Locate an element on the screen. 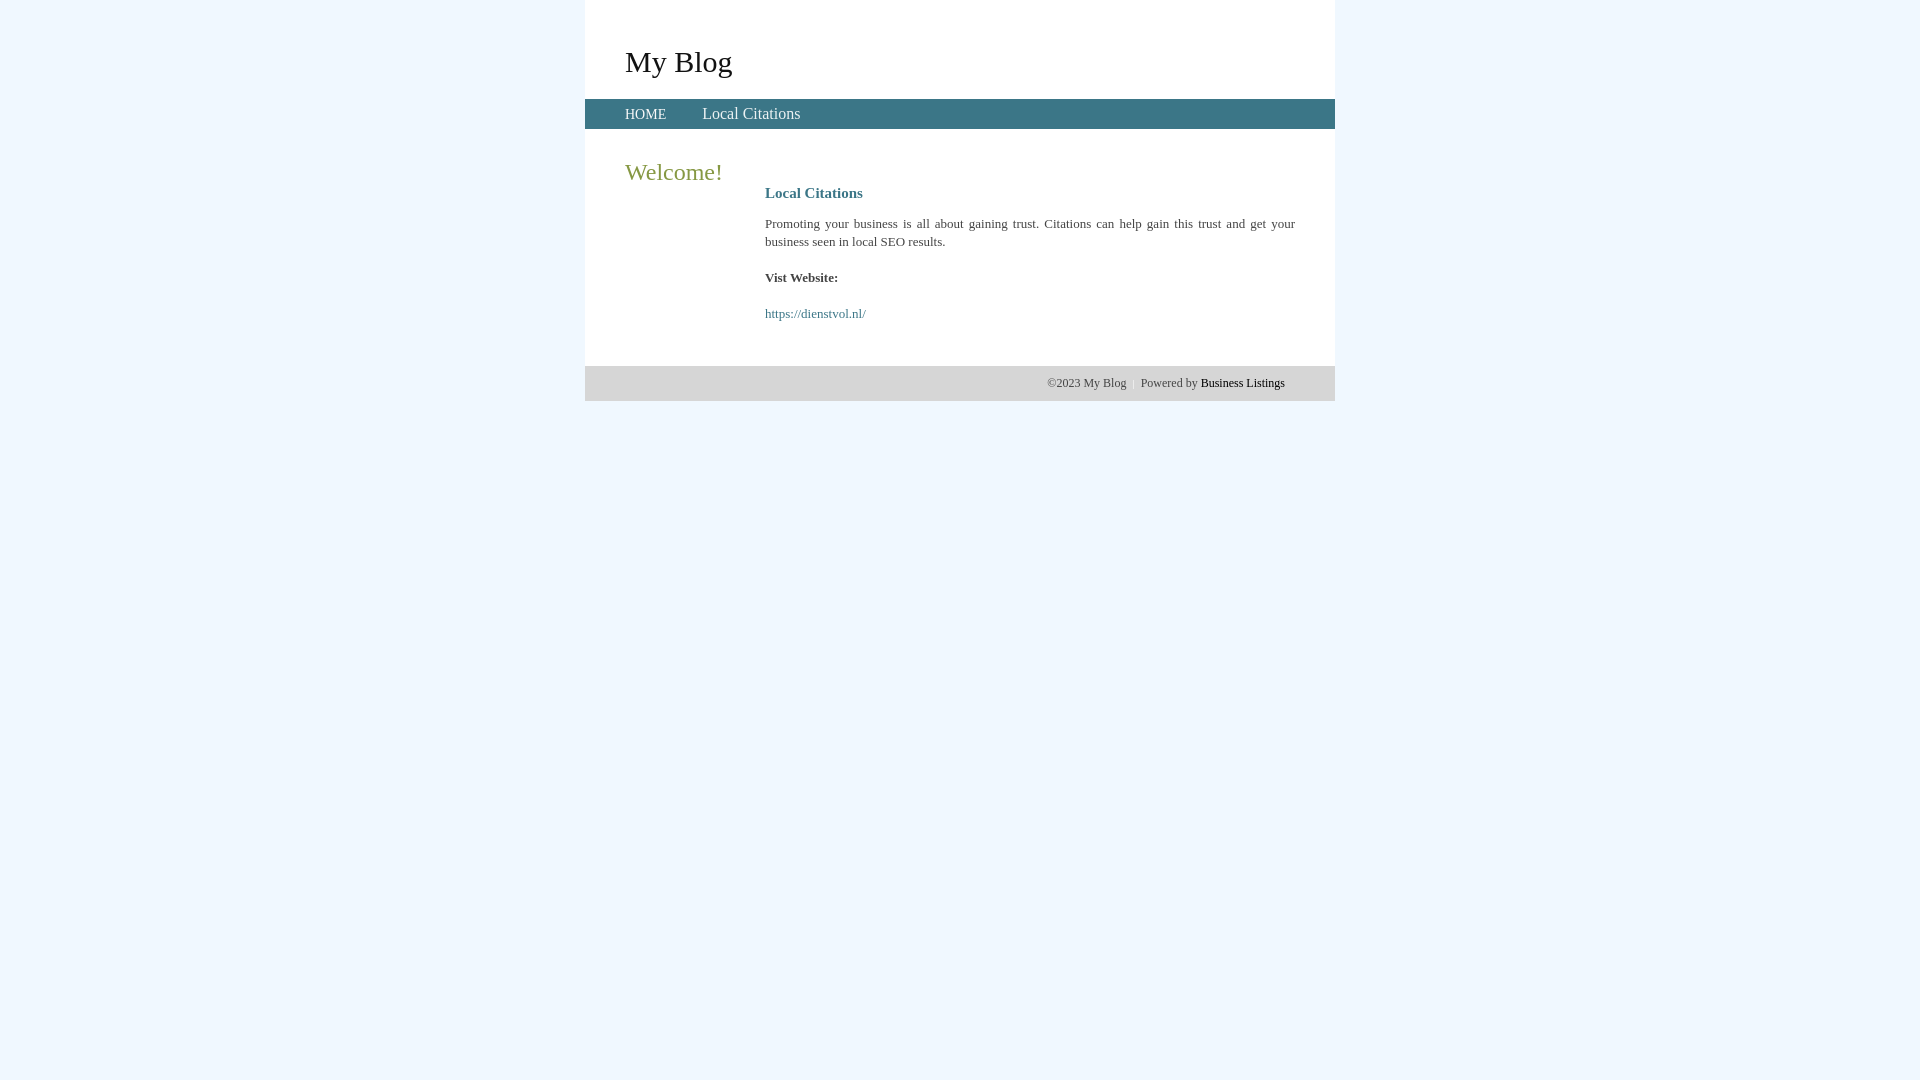  'Local Citations' is located at coordinates (701, 113).